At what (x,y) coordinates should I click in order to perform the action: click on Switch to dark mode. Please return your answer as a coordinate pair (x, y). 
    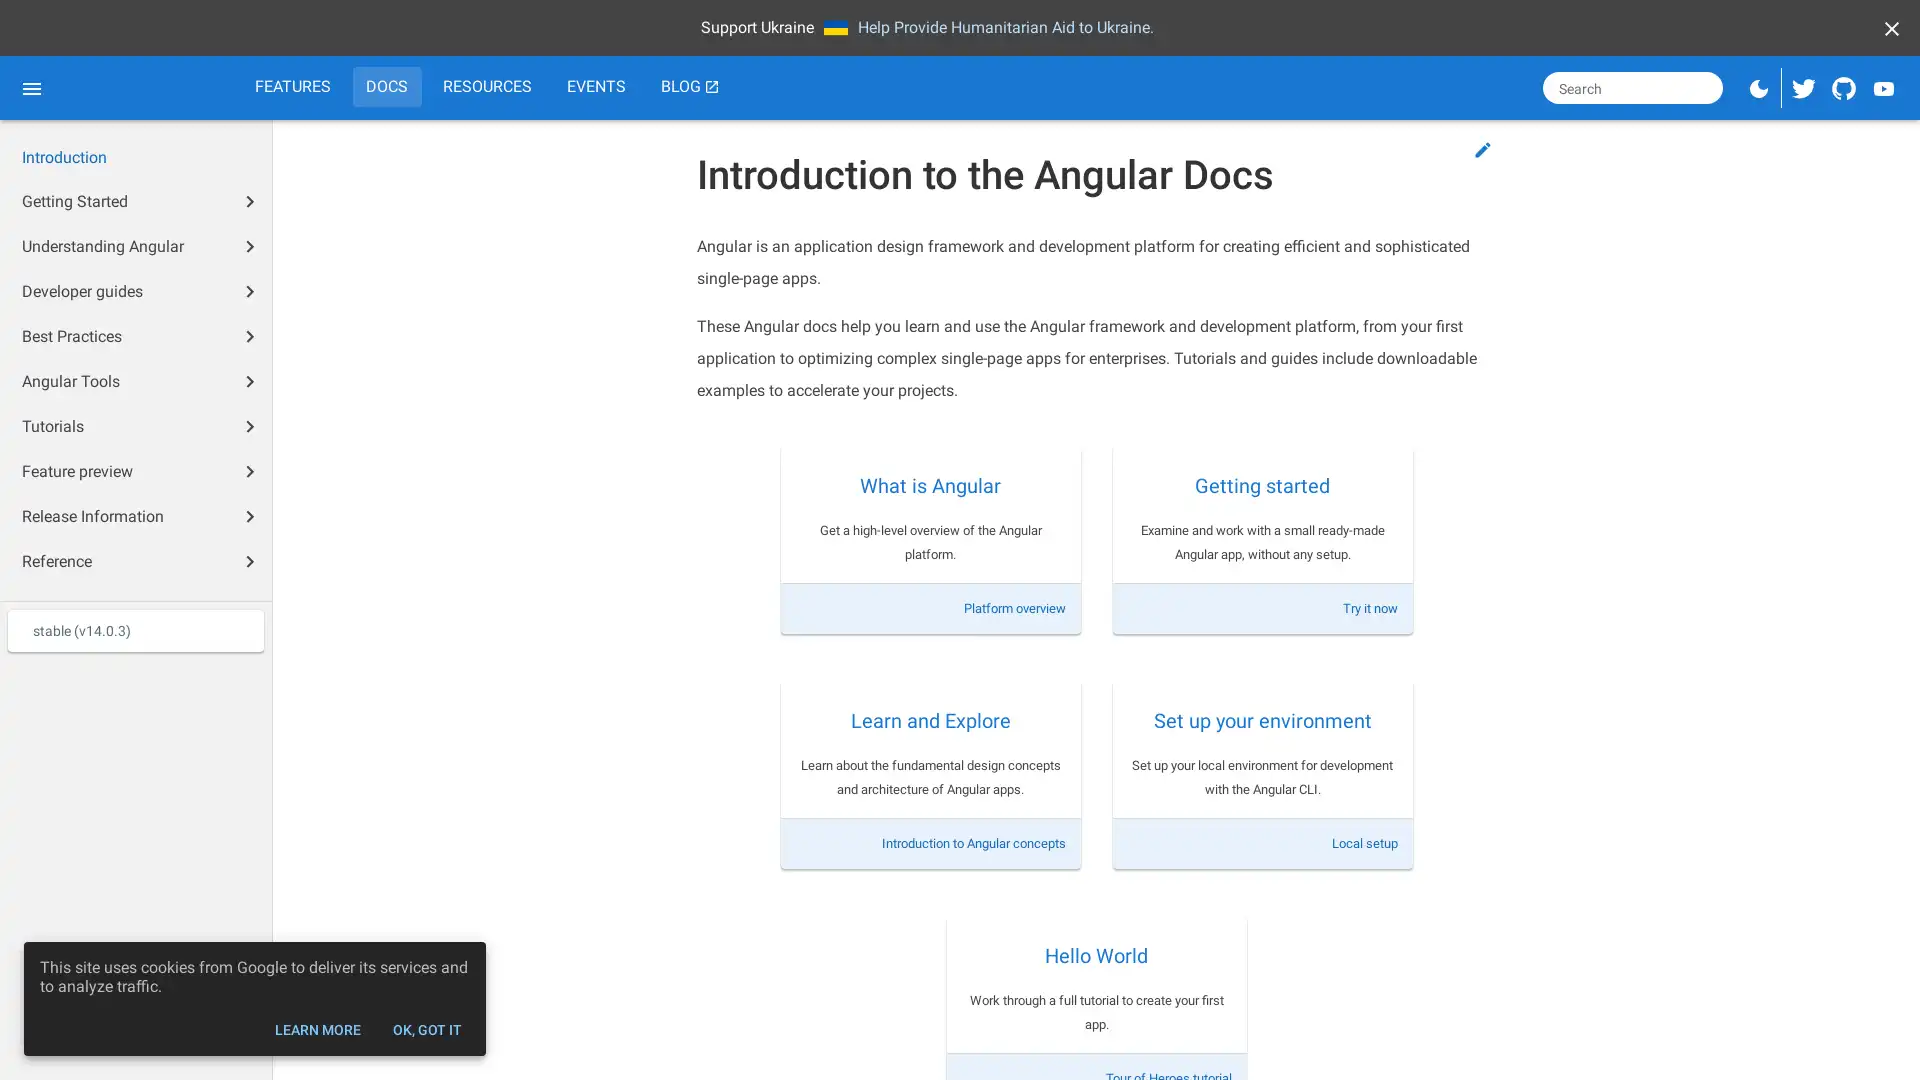
    Looking at the image, I should click on (1757, 87).